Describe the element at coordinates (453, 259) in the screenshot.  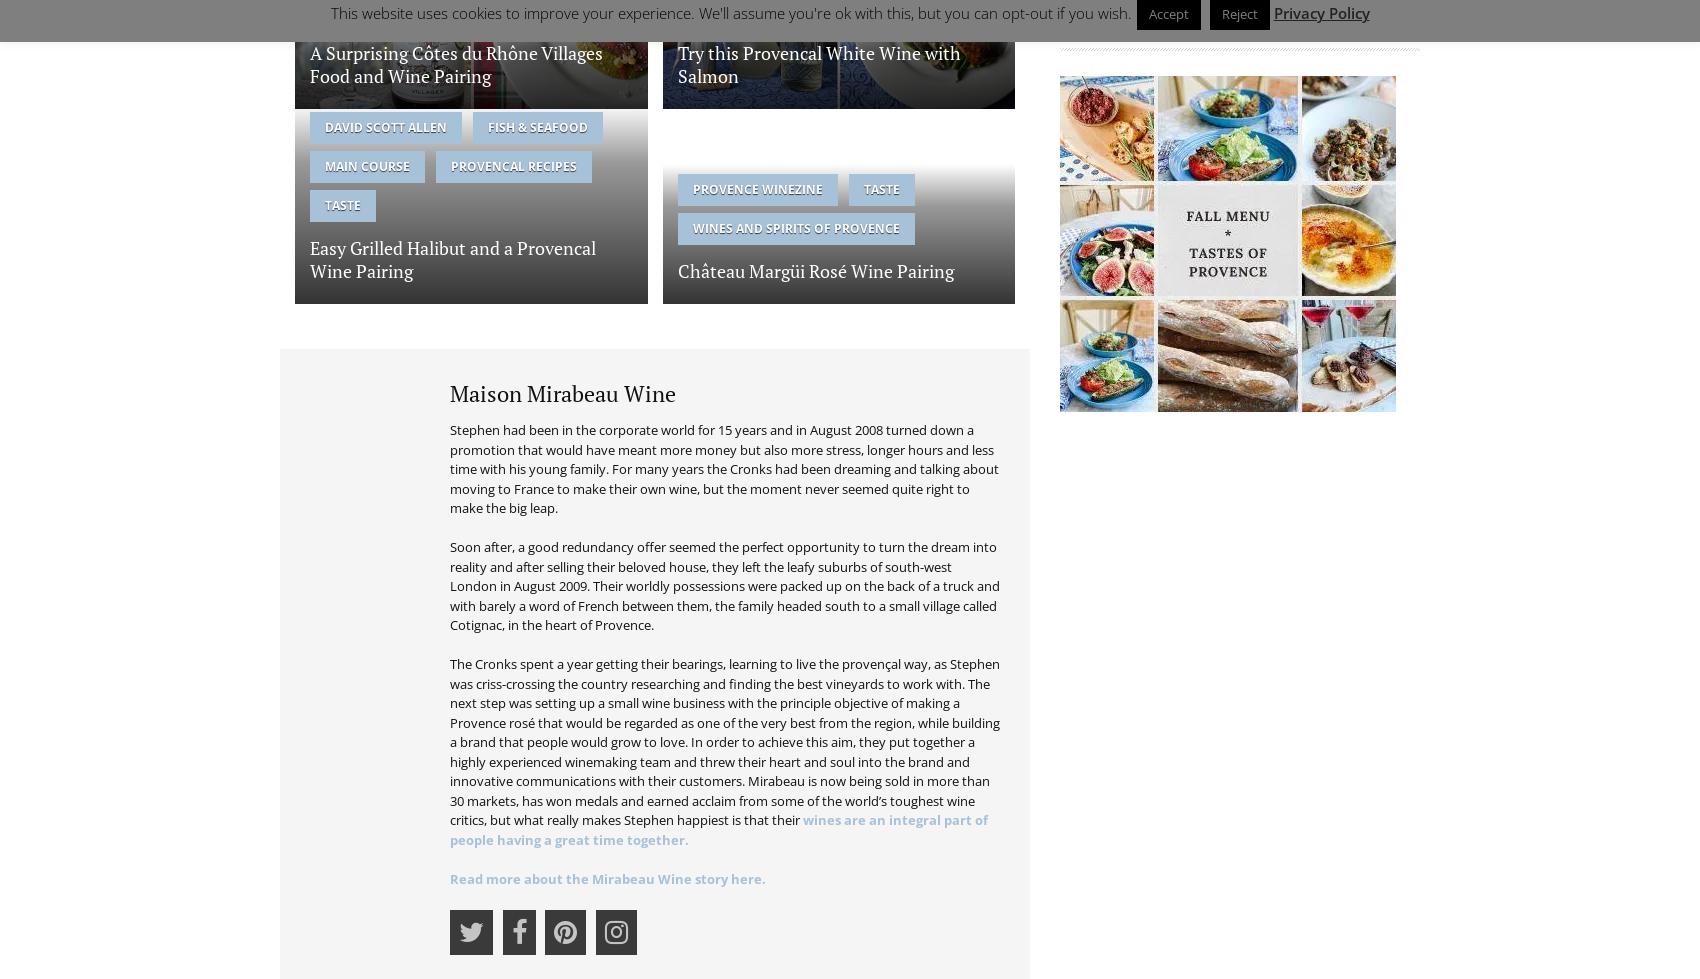
I see `'Easy Grilled Halibut and a Provencal Wine Pairing'` at that location.